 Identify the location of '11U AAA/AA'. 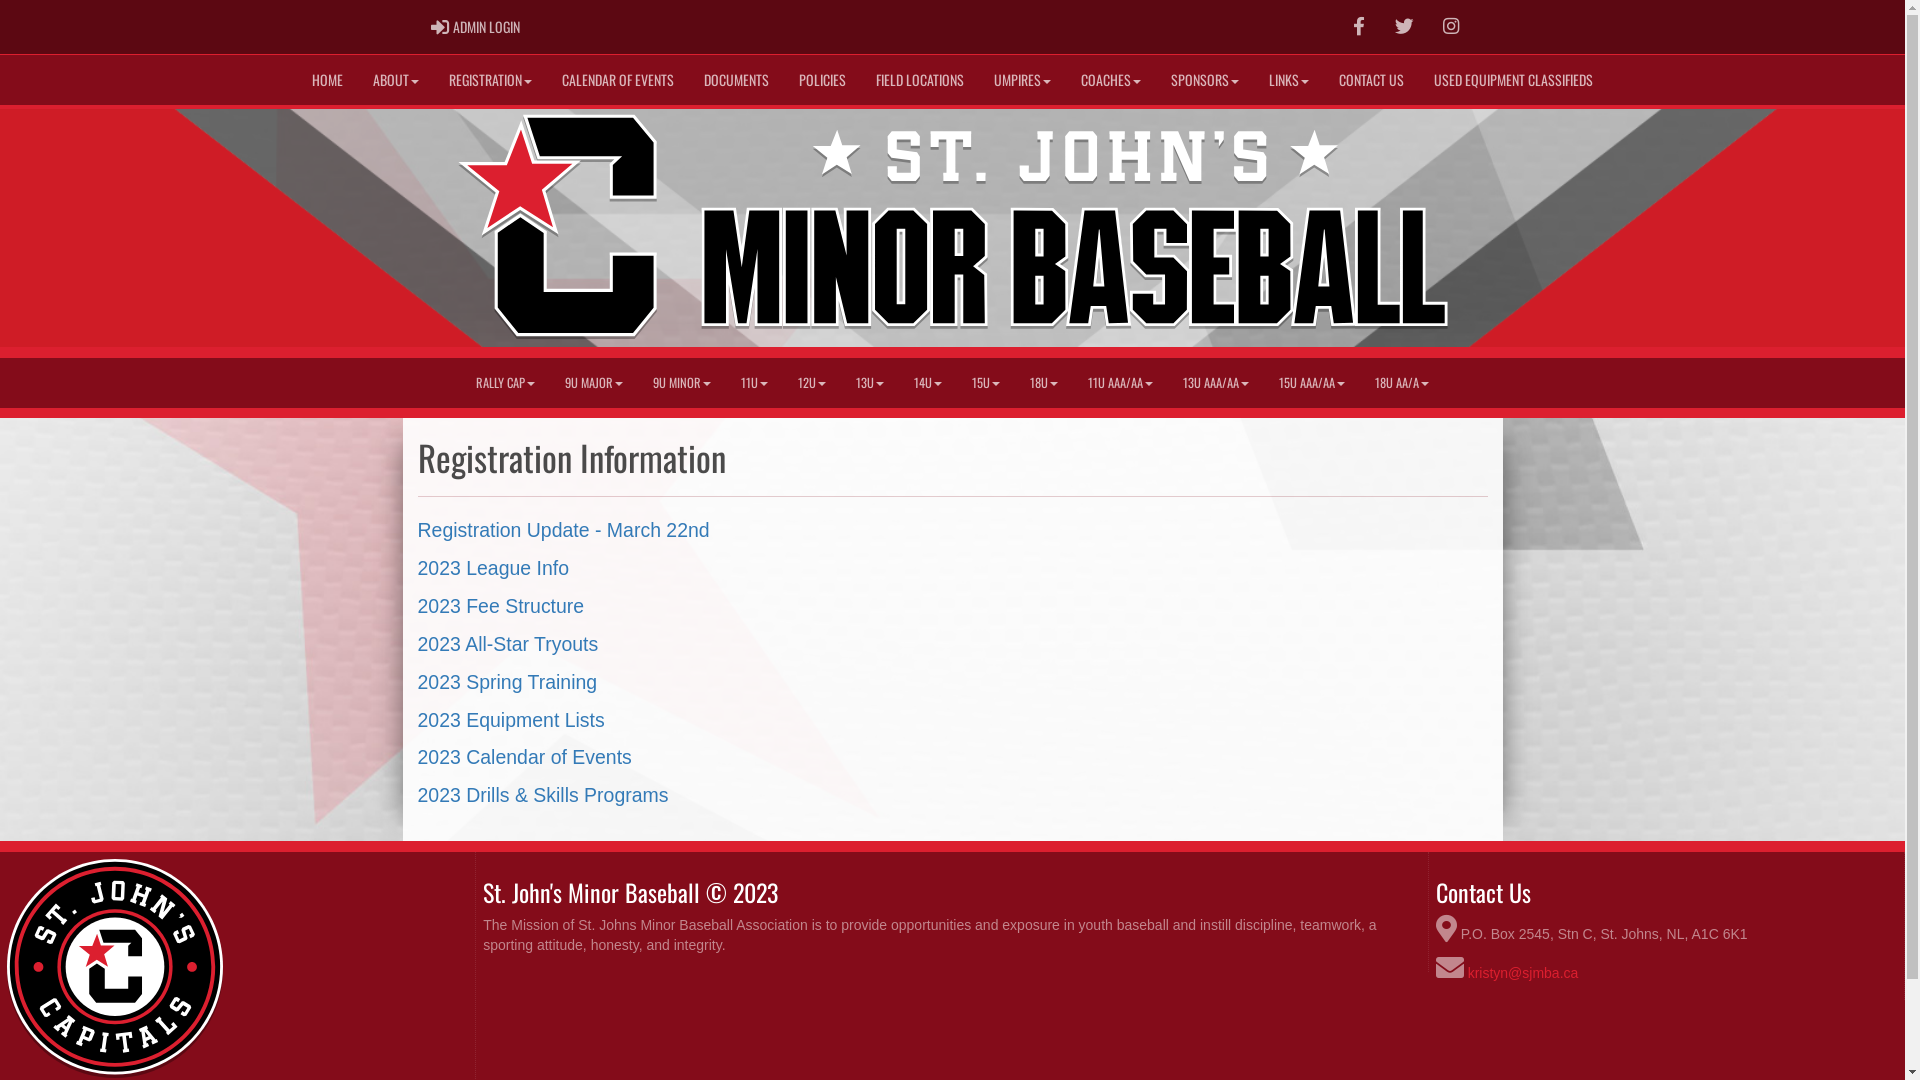
(1120, 382).